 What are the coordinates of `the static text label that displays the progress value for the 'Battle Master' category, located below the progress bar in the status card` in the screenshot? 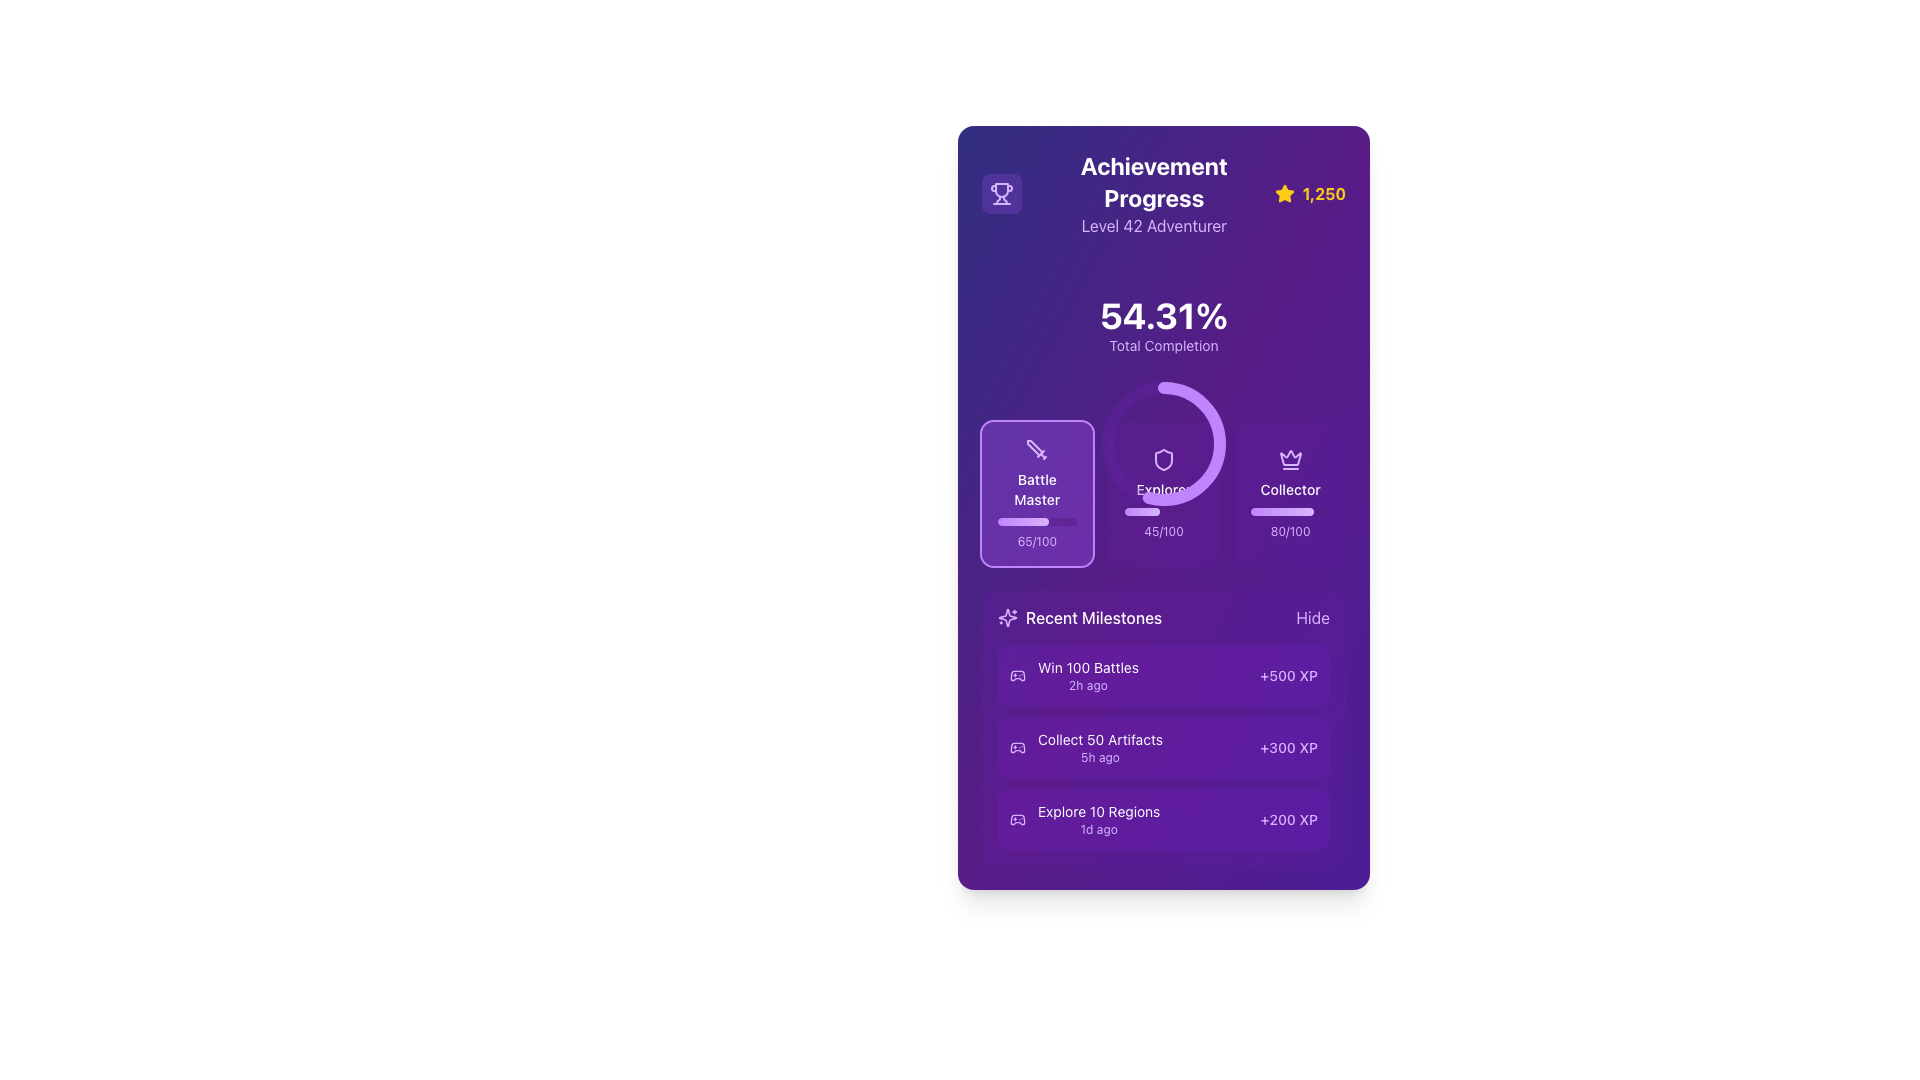 It's located at (1037, 542).